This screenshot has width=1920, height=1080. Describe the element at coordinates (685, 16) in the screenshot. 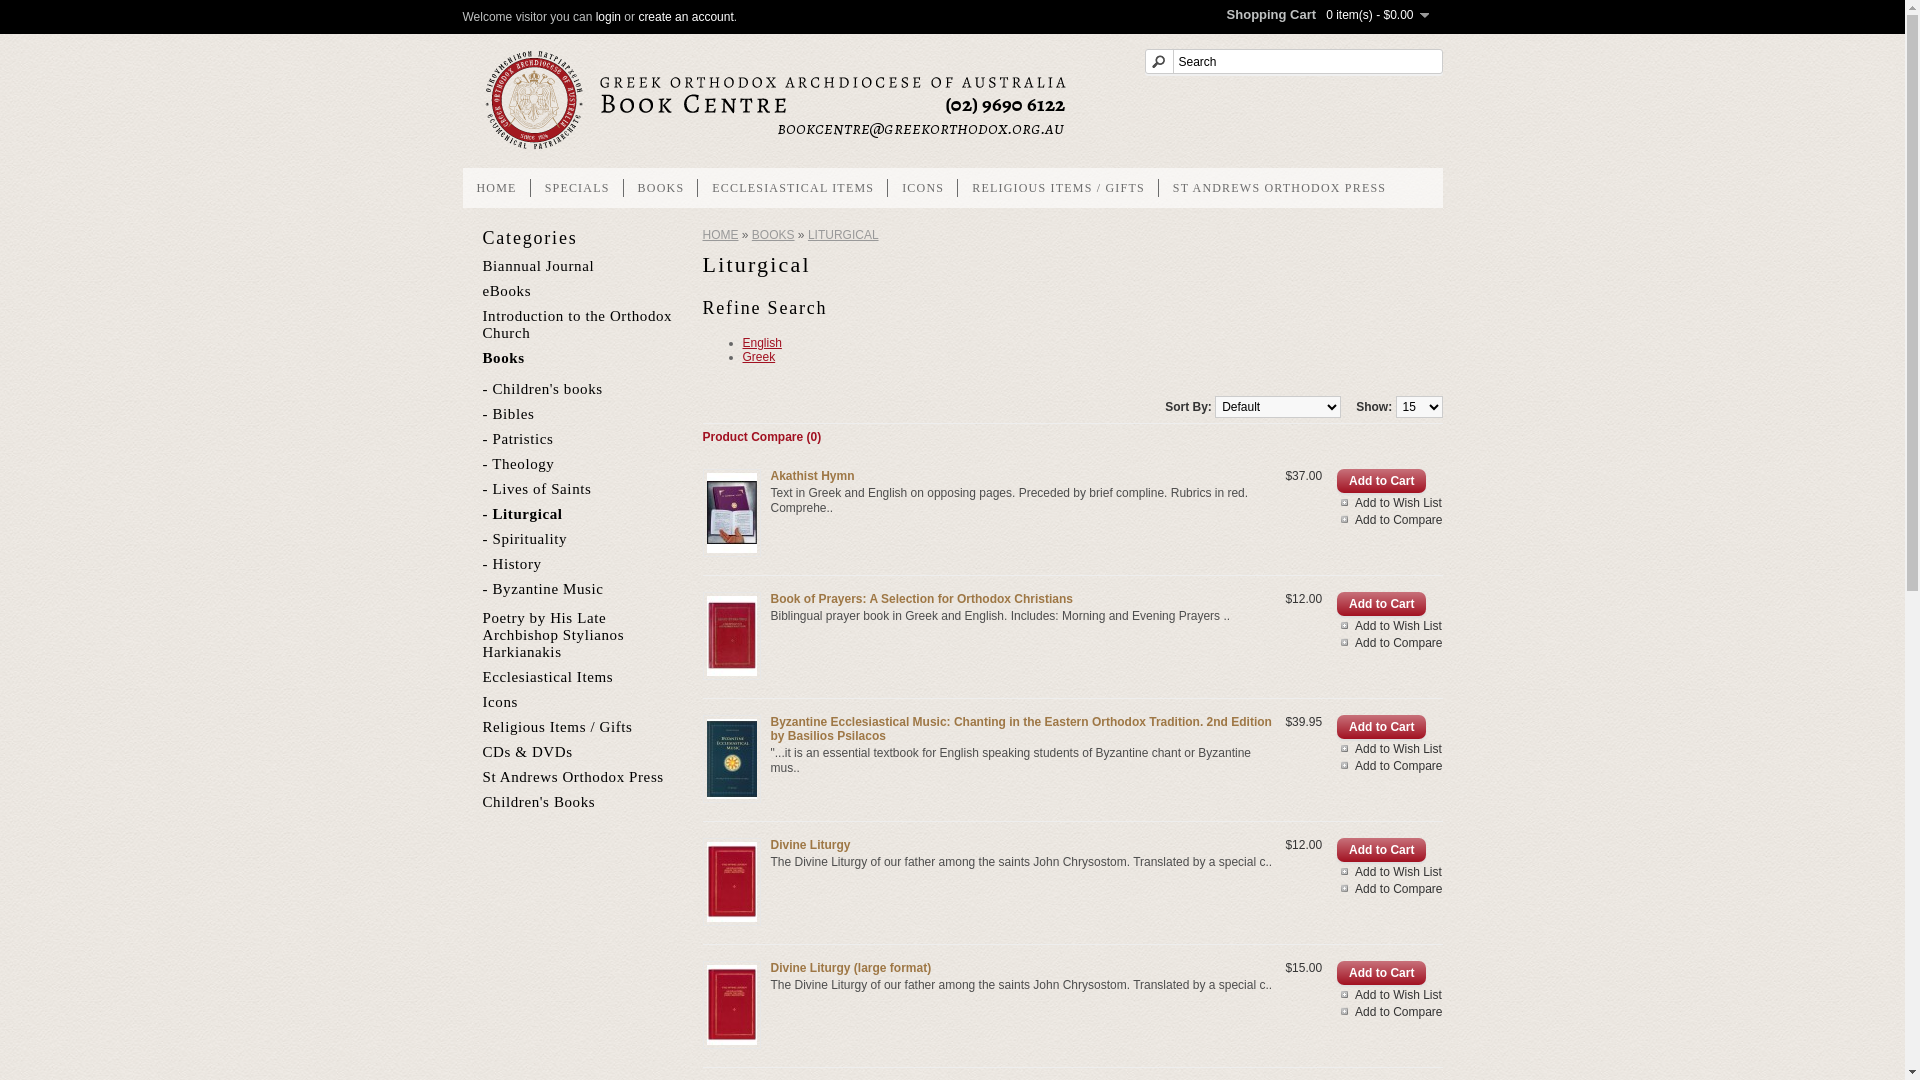

I see `'create an account'` at that location.